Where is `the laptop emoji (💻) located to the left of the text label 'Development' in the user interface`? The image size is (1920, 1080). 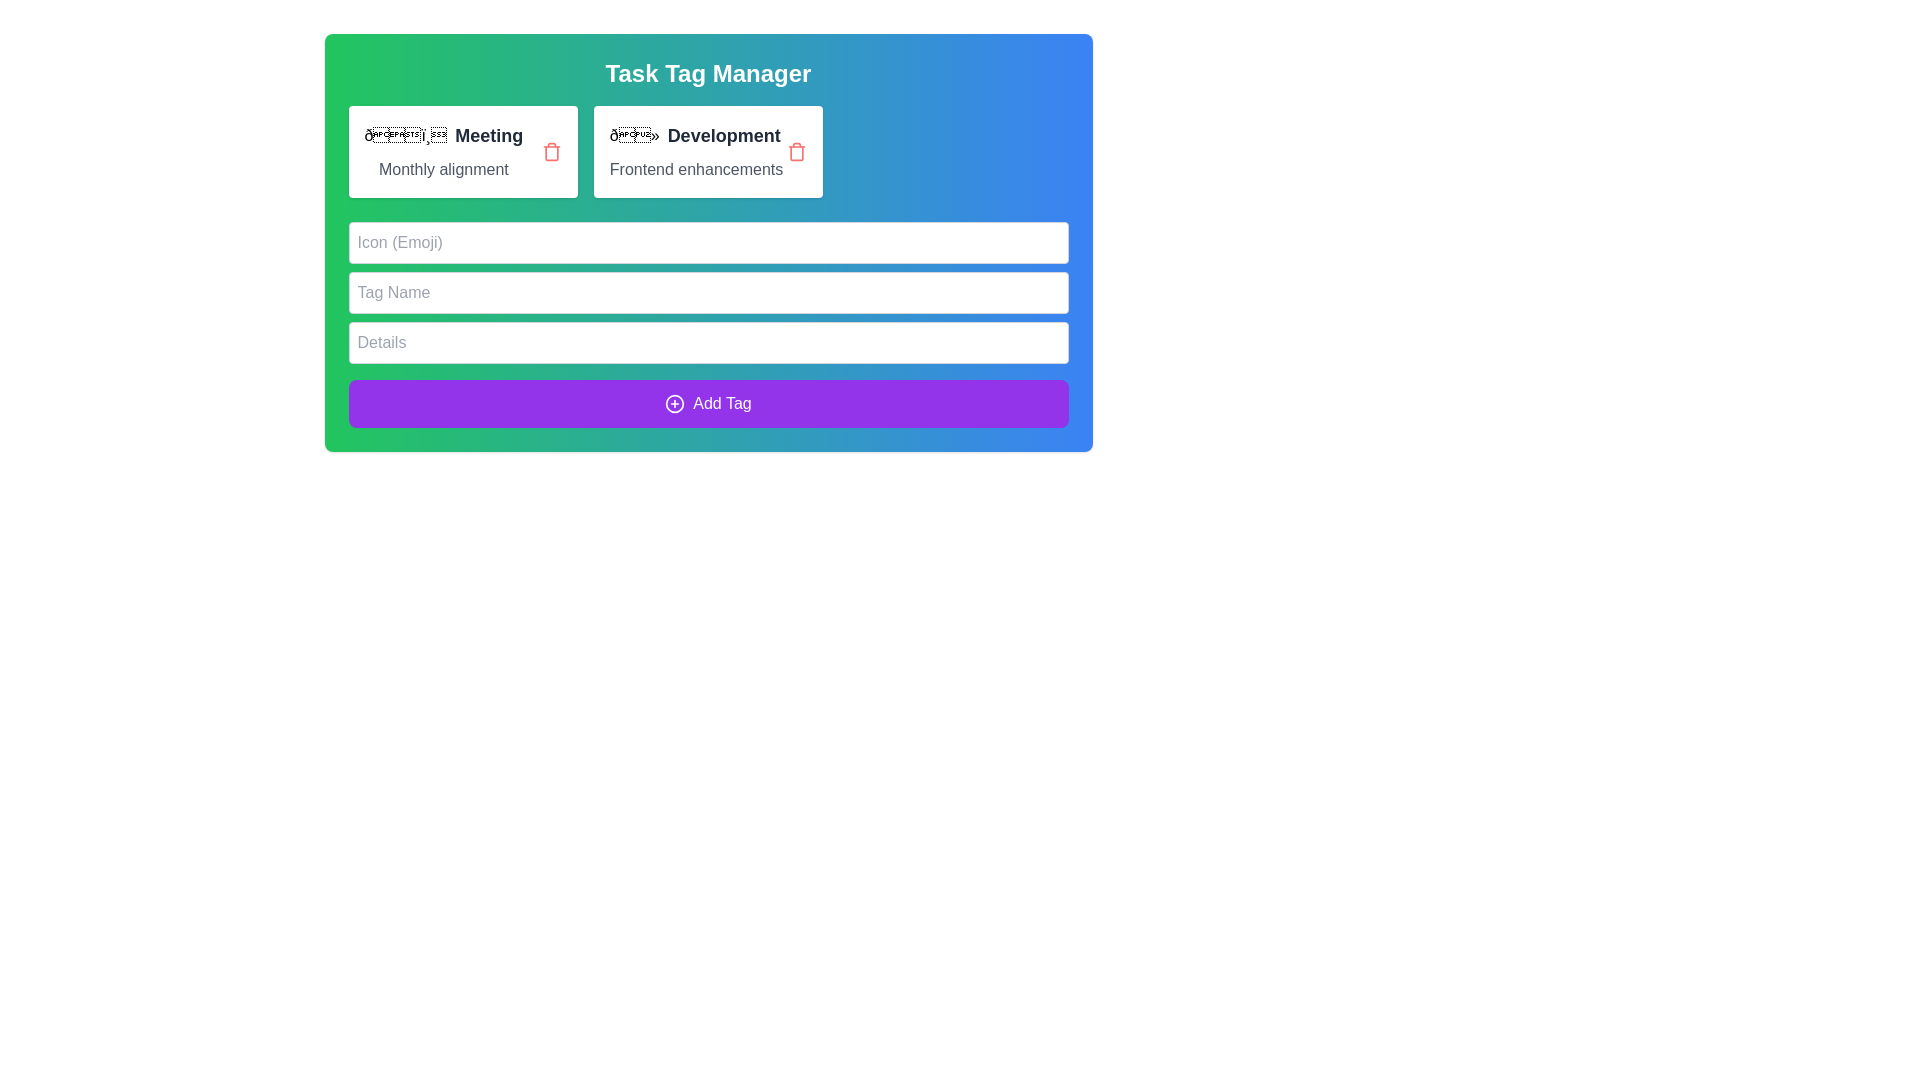 the laptop emoji (💻) located to the left of the text label 'Development' in the user interface is located at coordinates (633, 135).